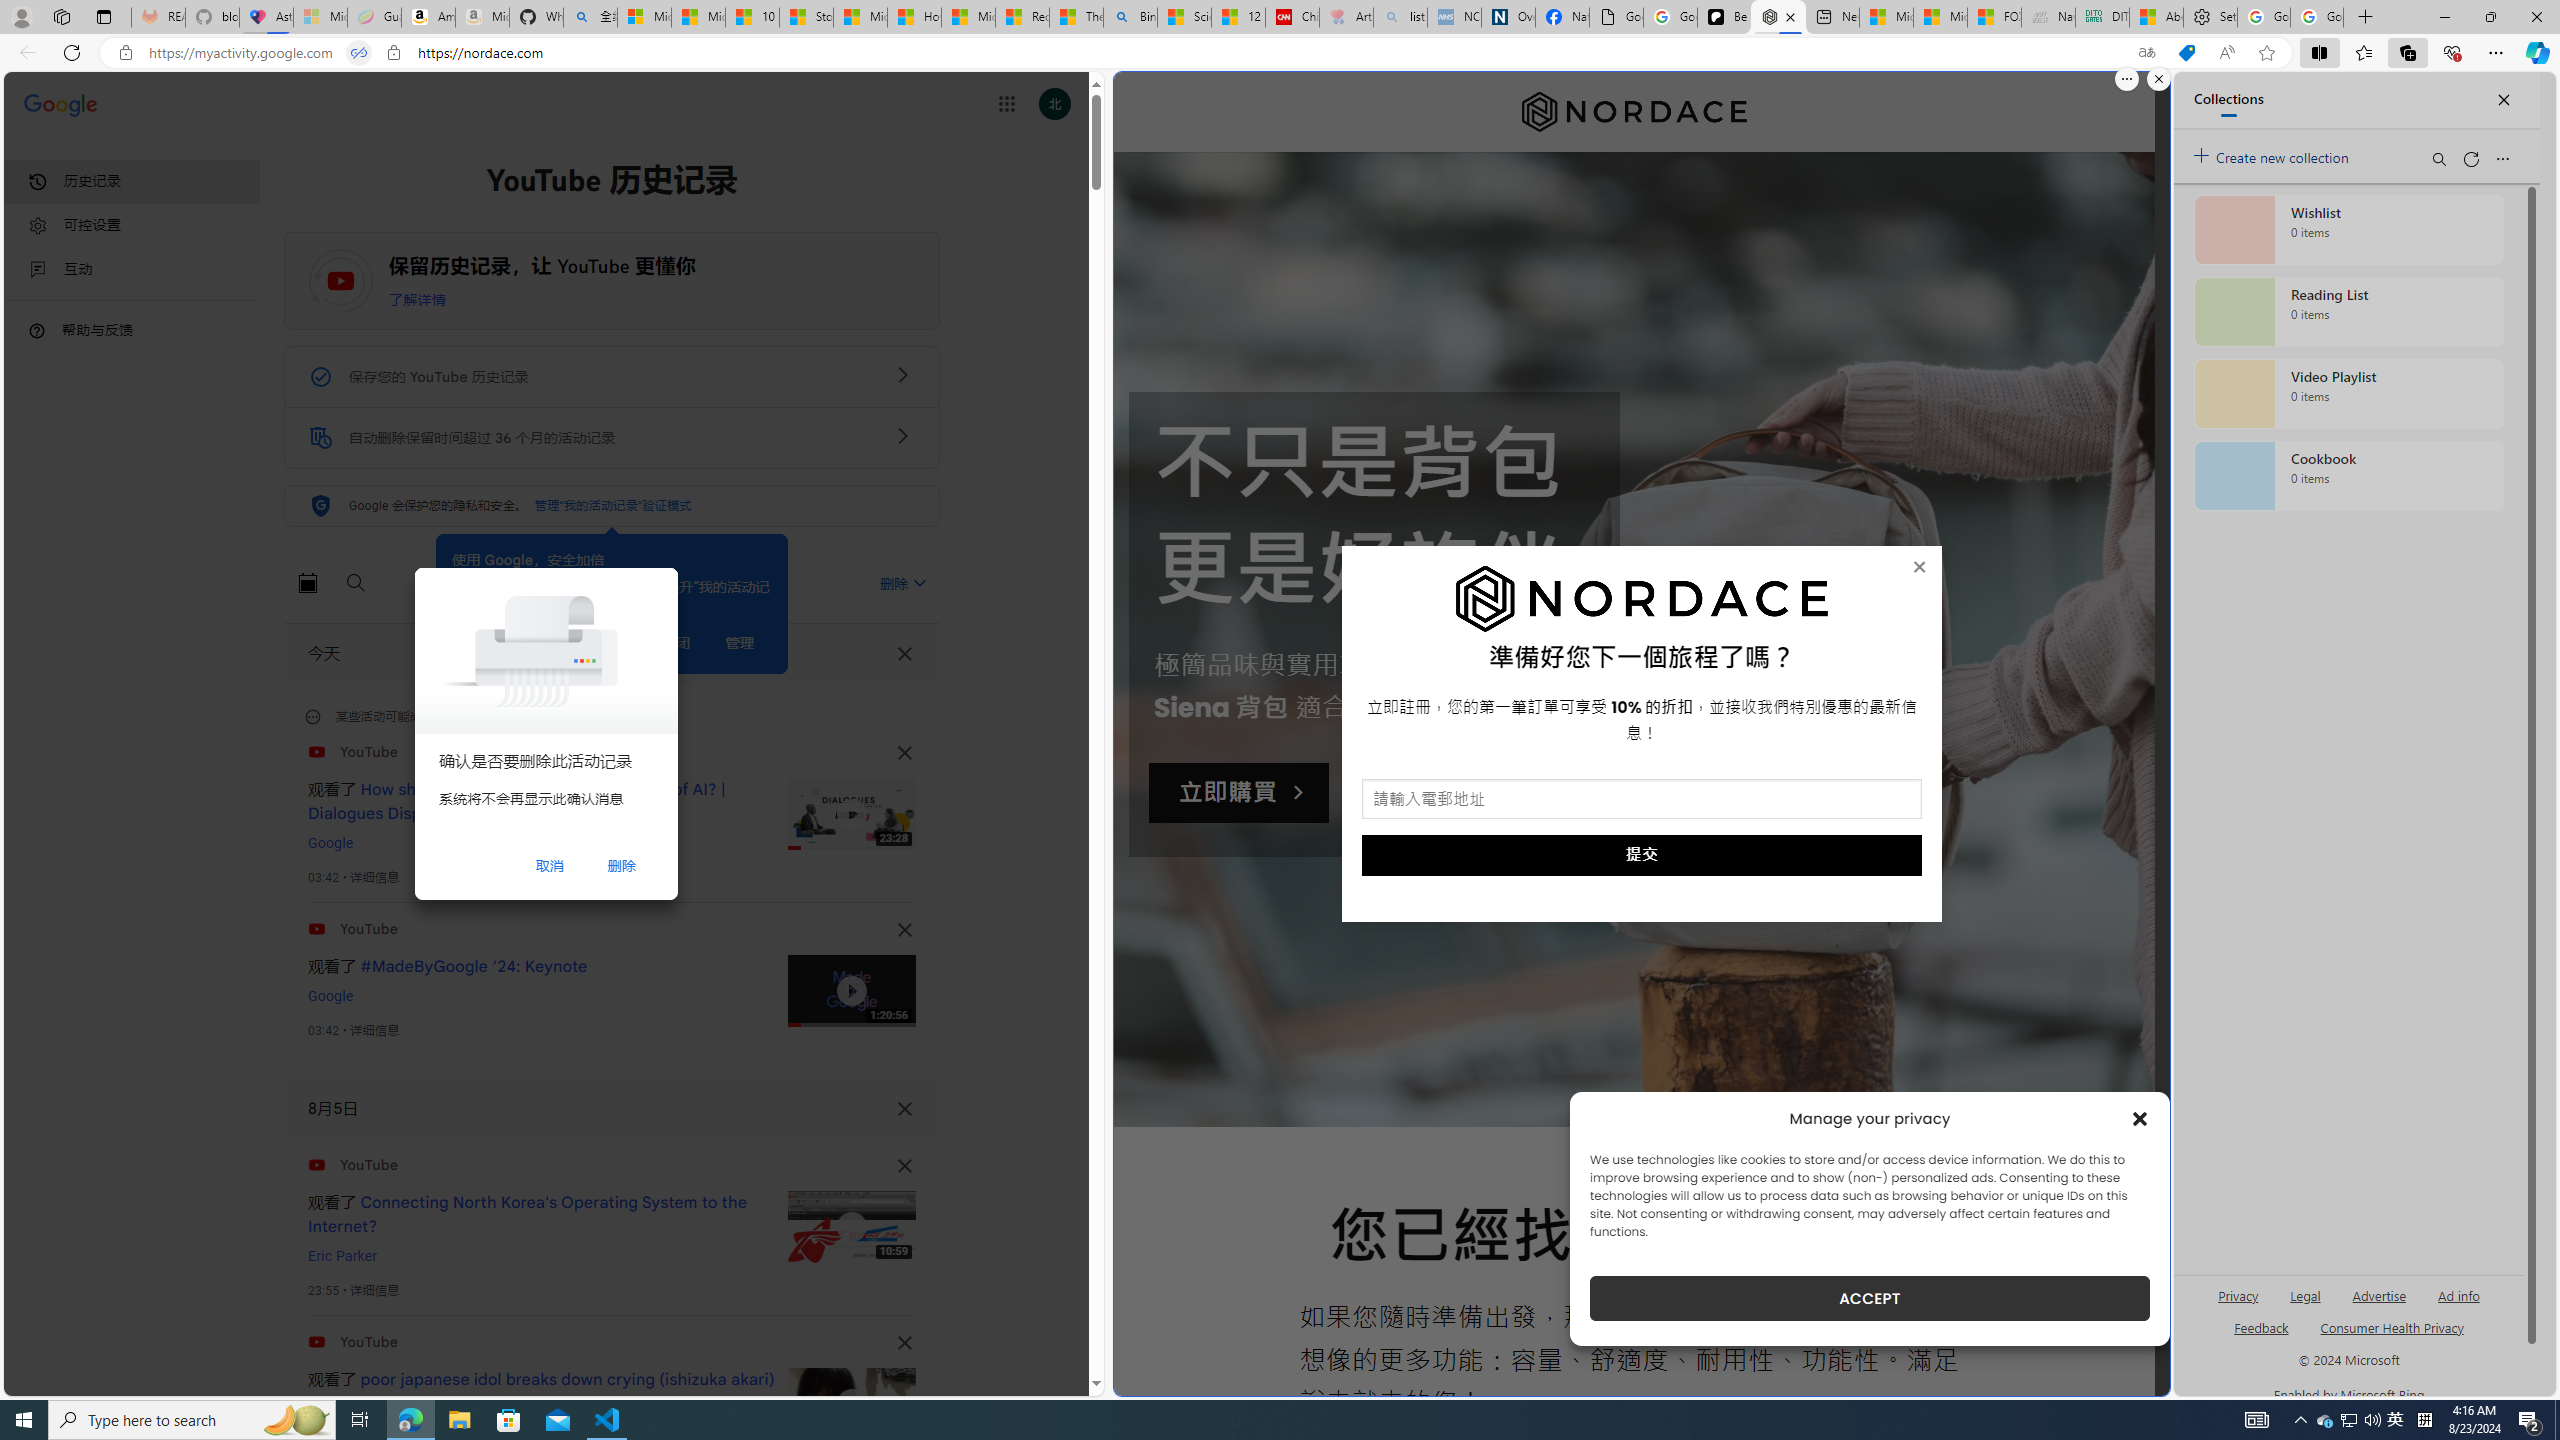  What do you see at coordinates (1642, 798) in the screenshot?
I see `'AutomationID: input_5_1'` at bounding box center [1642, 798].